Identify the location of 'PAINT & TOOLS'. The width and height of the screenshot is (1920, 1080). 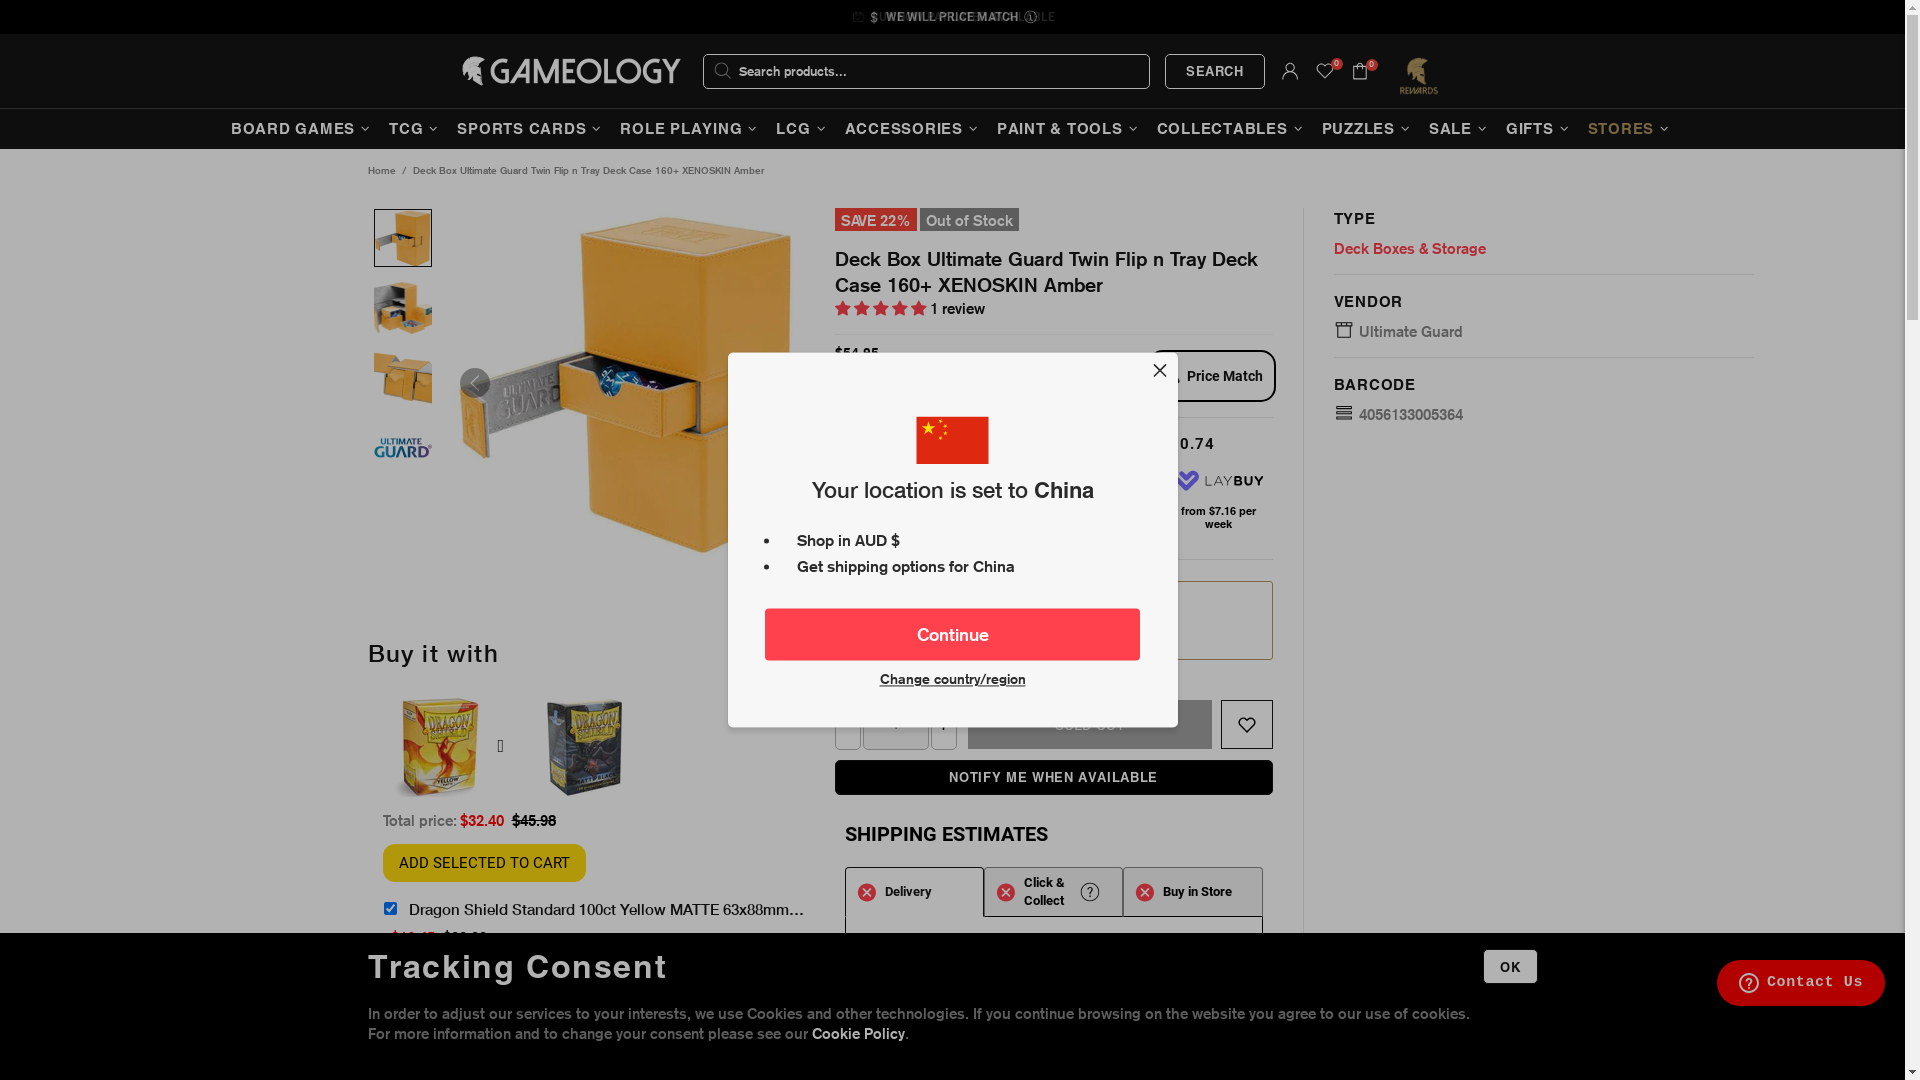
(1069, 128).